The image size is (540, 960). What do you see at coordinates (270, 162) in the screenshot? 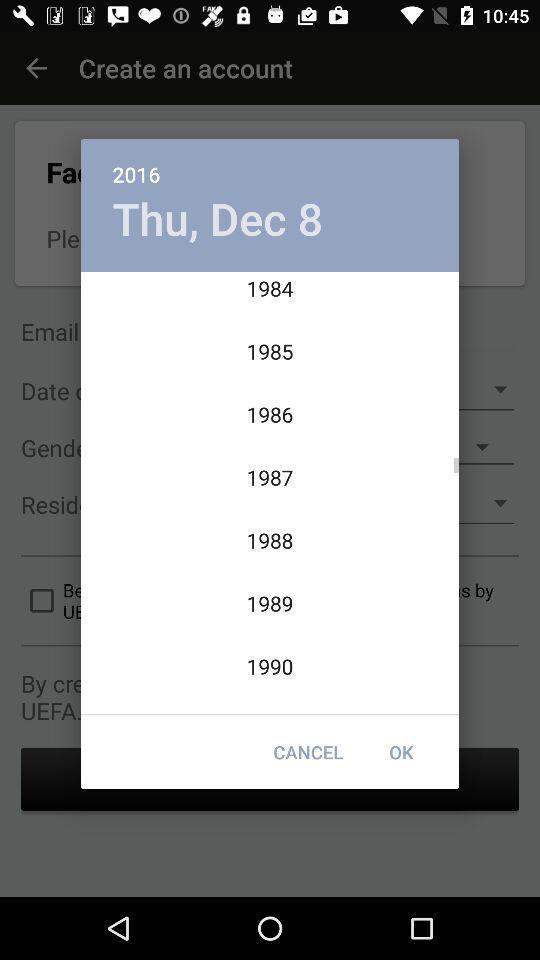
I see `item above the thu, dec 8 item` at bounding box center [270, 162].